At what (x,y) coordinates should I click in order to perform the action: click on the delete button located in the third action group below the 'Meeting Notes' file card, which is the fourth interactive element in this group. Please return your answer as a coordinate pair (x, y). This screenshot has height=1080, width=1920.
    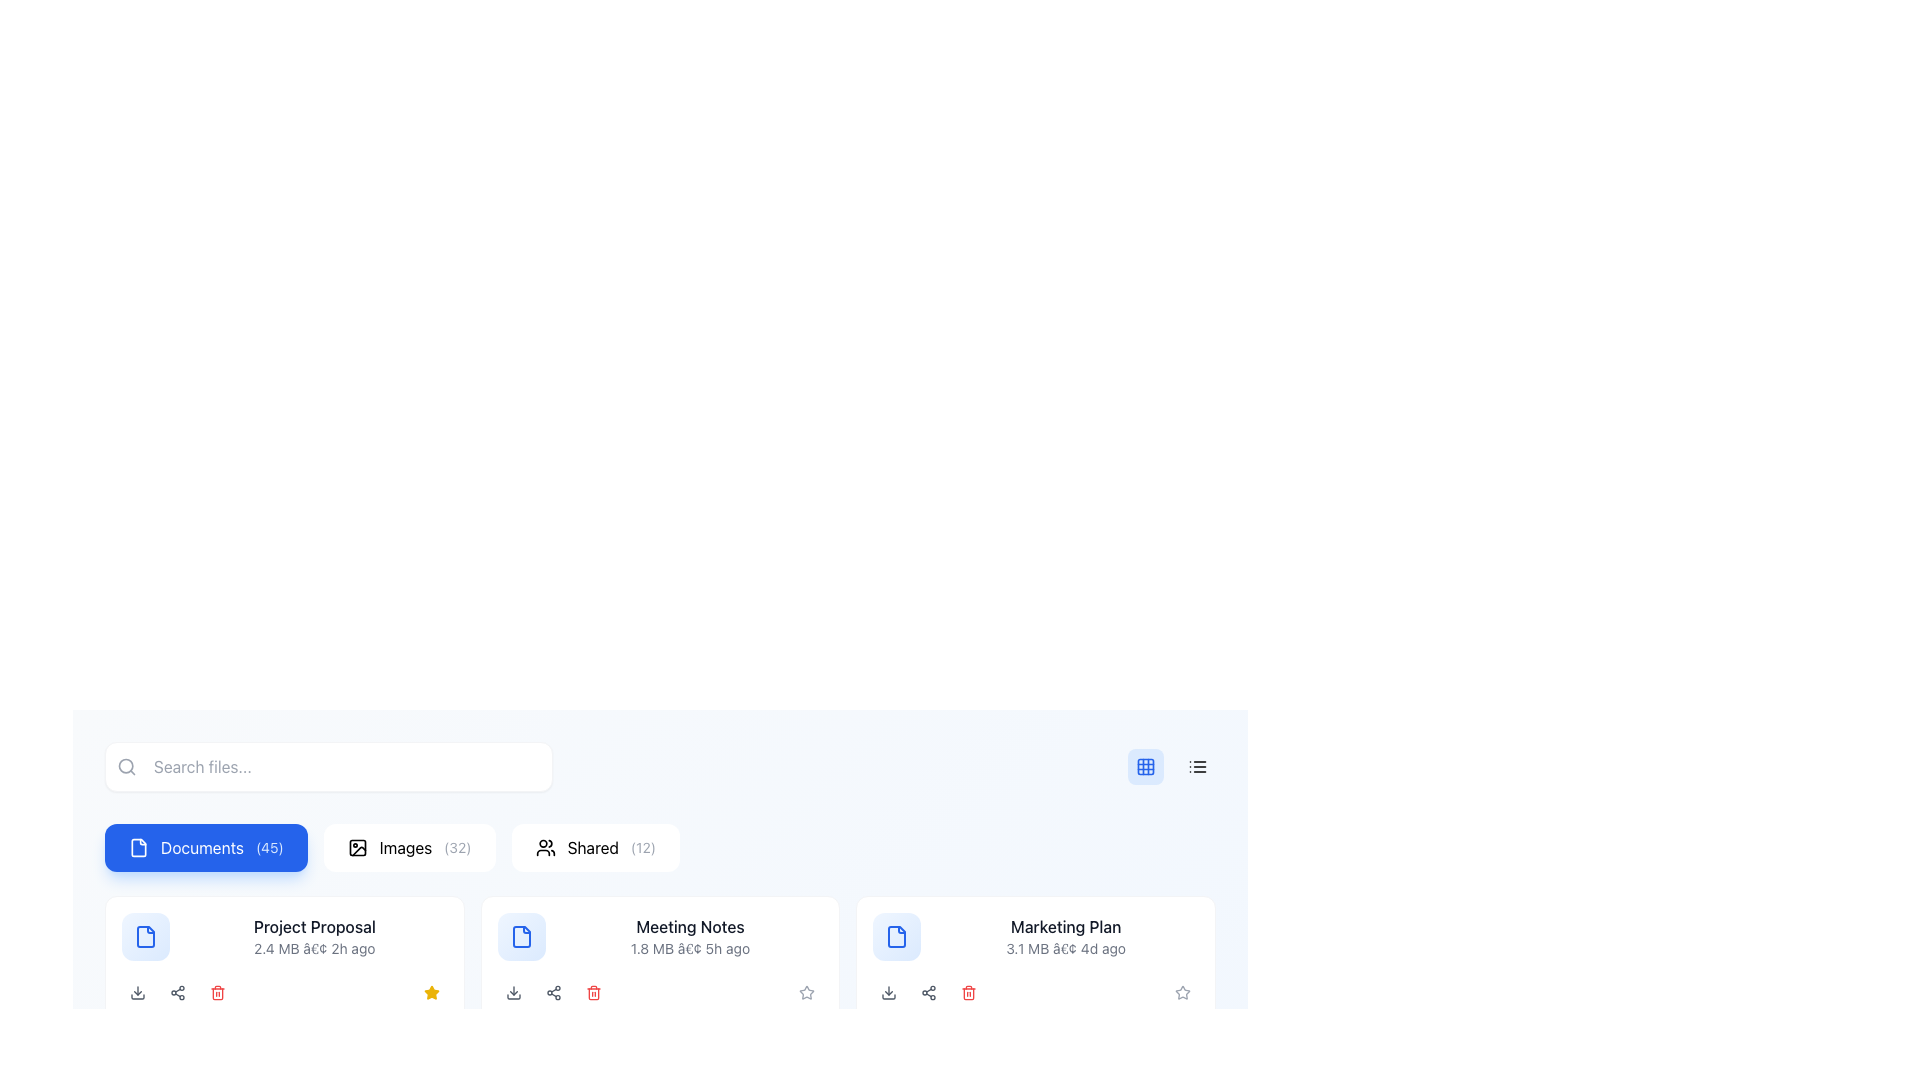
    Looking at the image, I should click on (592, 992).